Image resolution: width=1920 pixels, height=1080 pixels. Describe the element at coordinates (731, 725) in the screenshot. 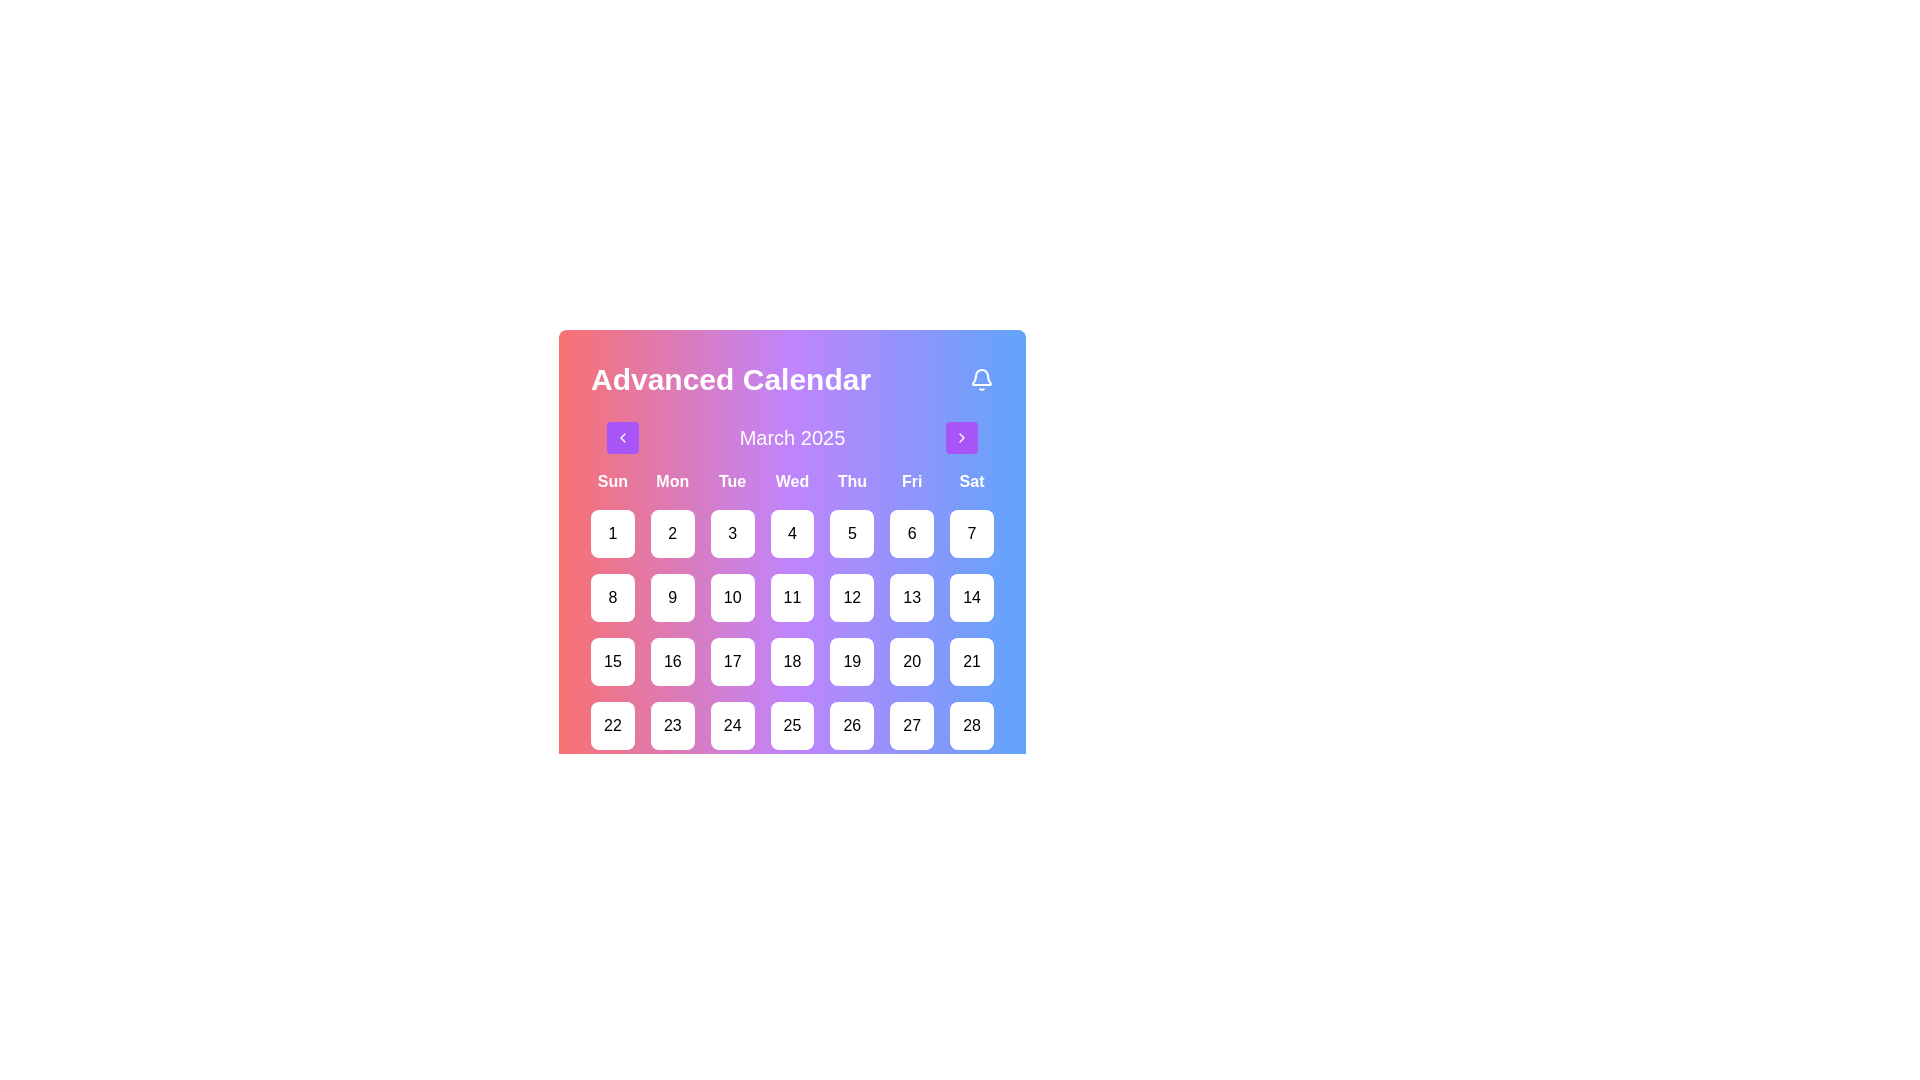

I see `the button-like element representing the date '24' in the calendar for March 2025, located in the 4th row and 4th column` at that location.